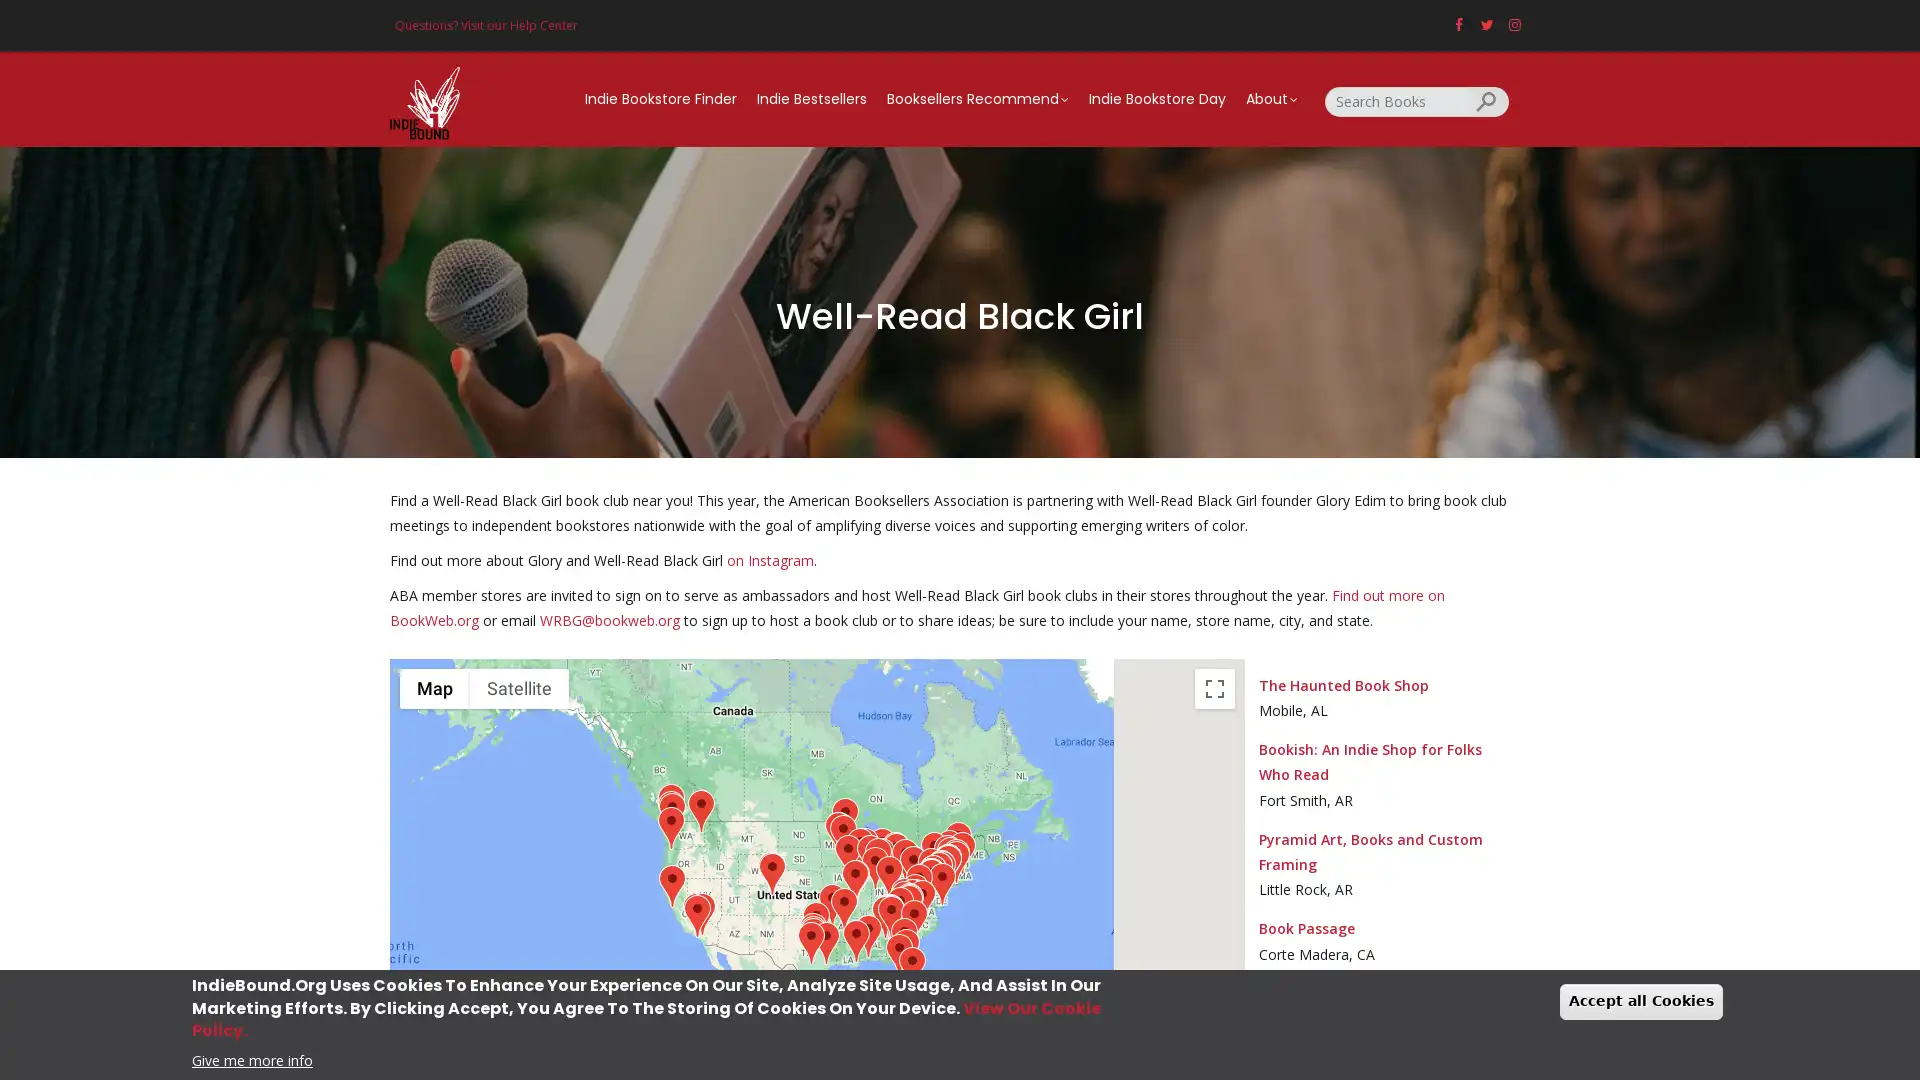  Describe the element at coordinates (812, 936) in the screenshot. I see `Lark & Owl Booksellers` at that location.